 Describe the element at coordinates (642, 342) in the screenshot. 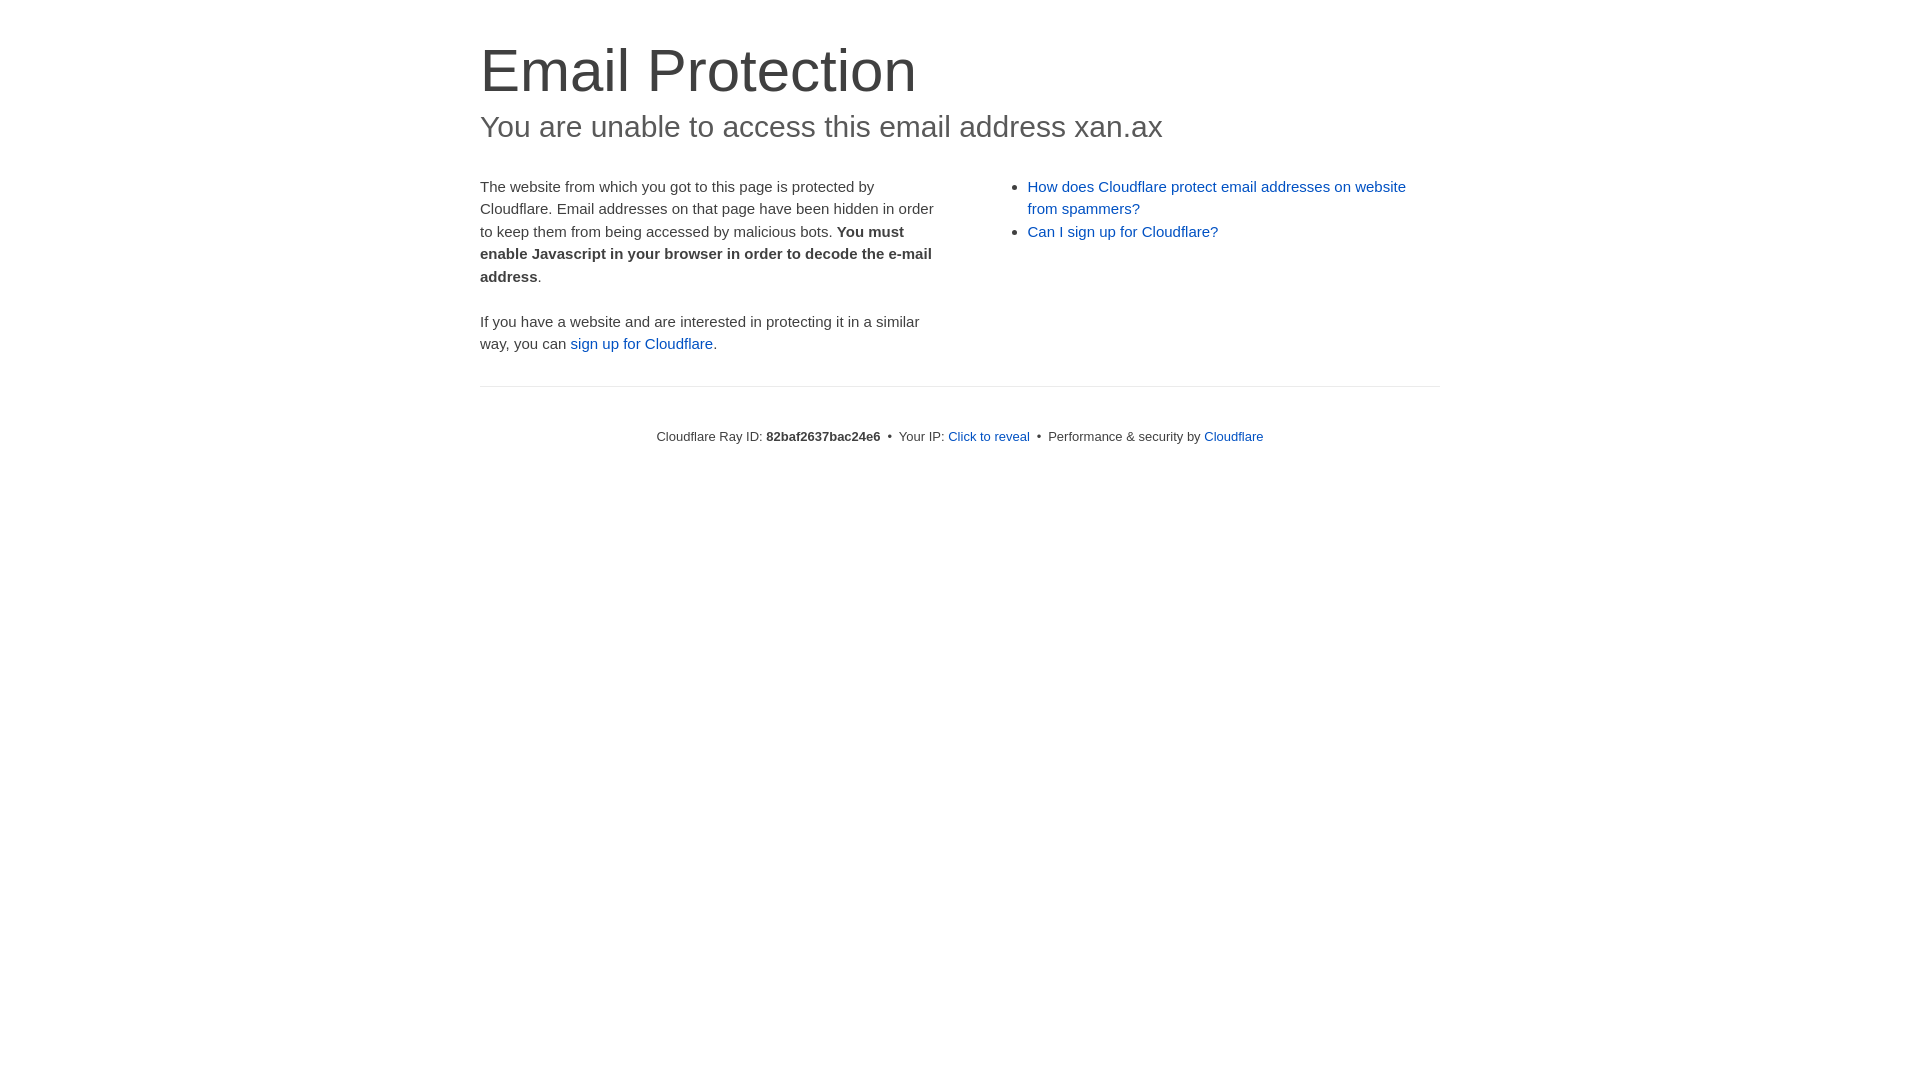

I see `'sign up for Cloudflare'` at that location.